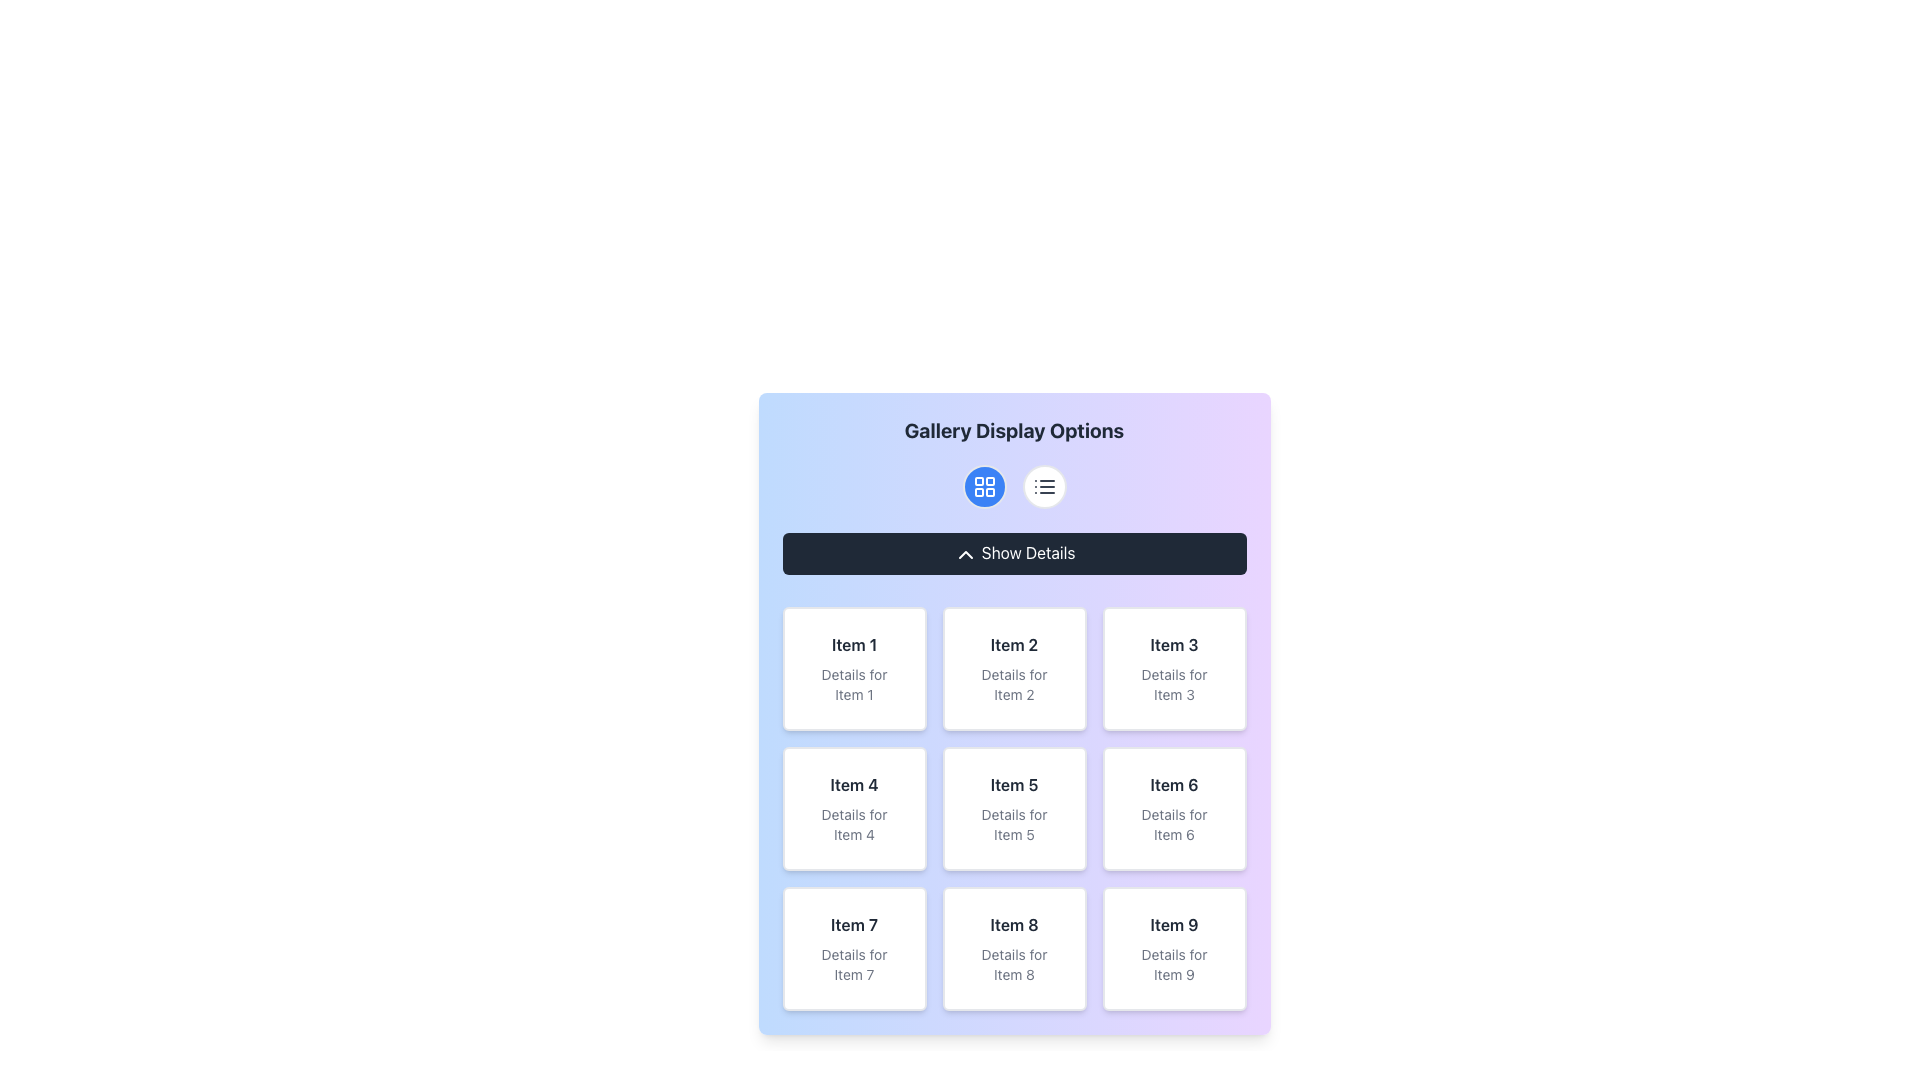  What do you see at coordinates (854, 668) in the screenshot?
I see `the Card that displays information about 'Item 1', which is the first item in a 3x3 grid layout` at bounding box center [854, 668].